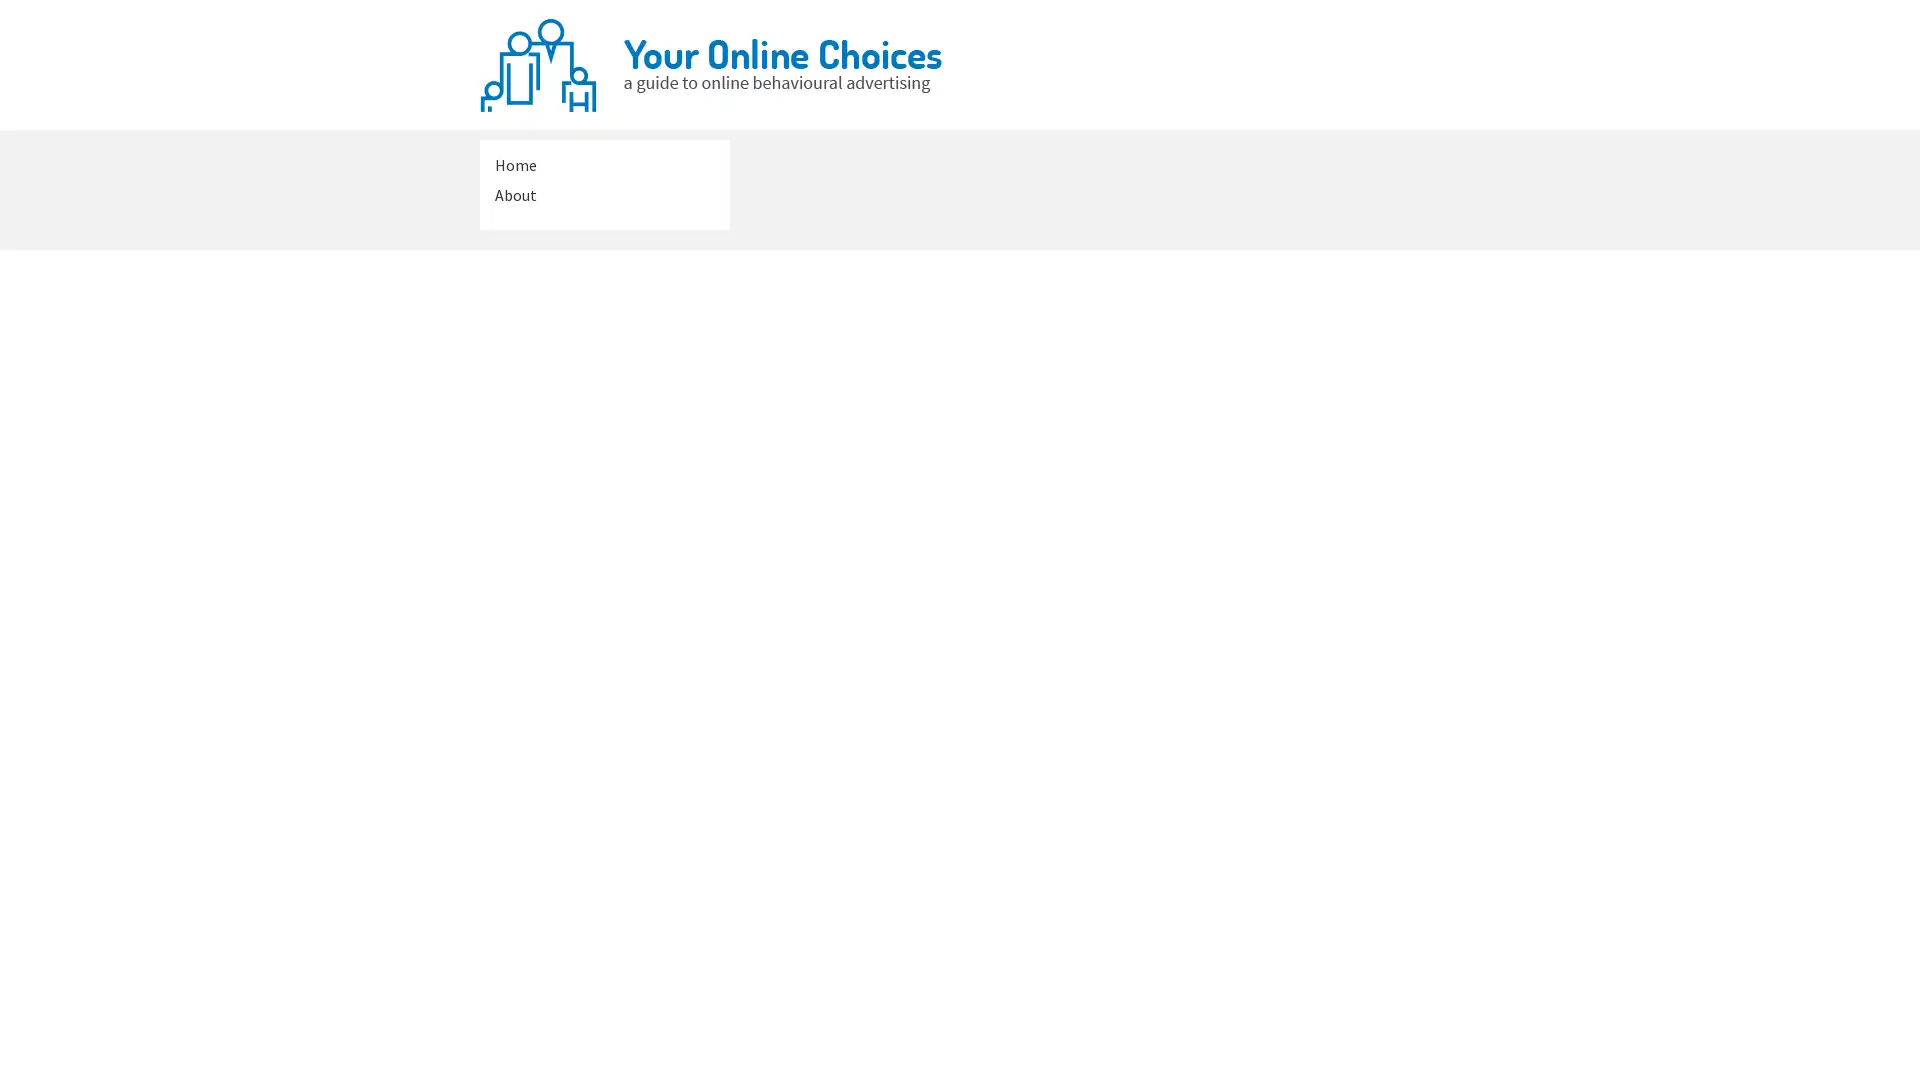 Image resolution: width=1920 pixels, height=1080 pixels. I want to click on play, so click(845, 914).